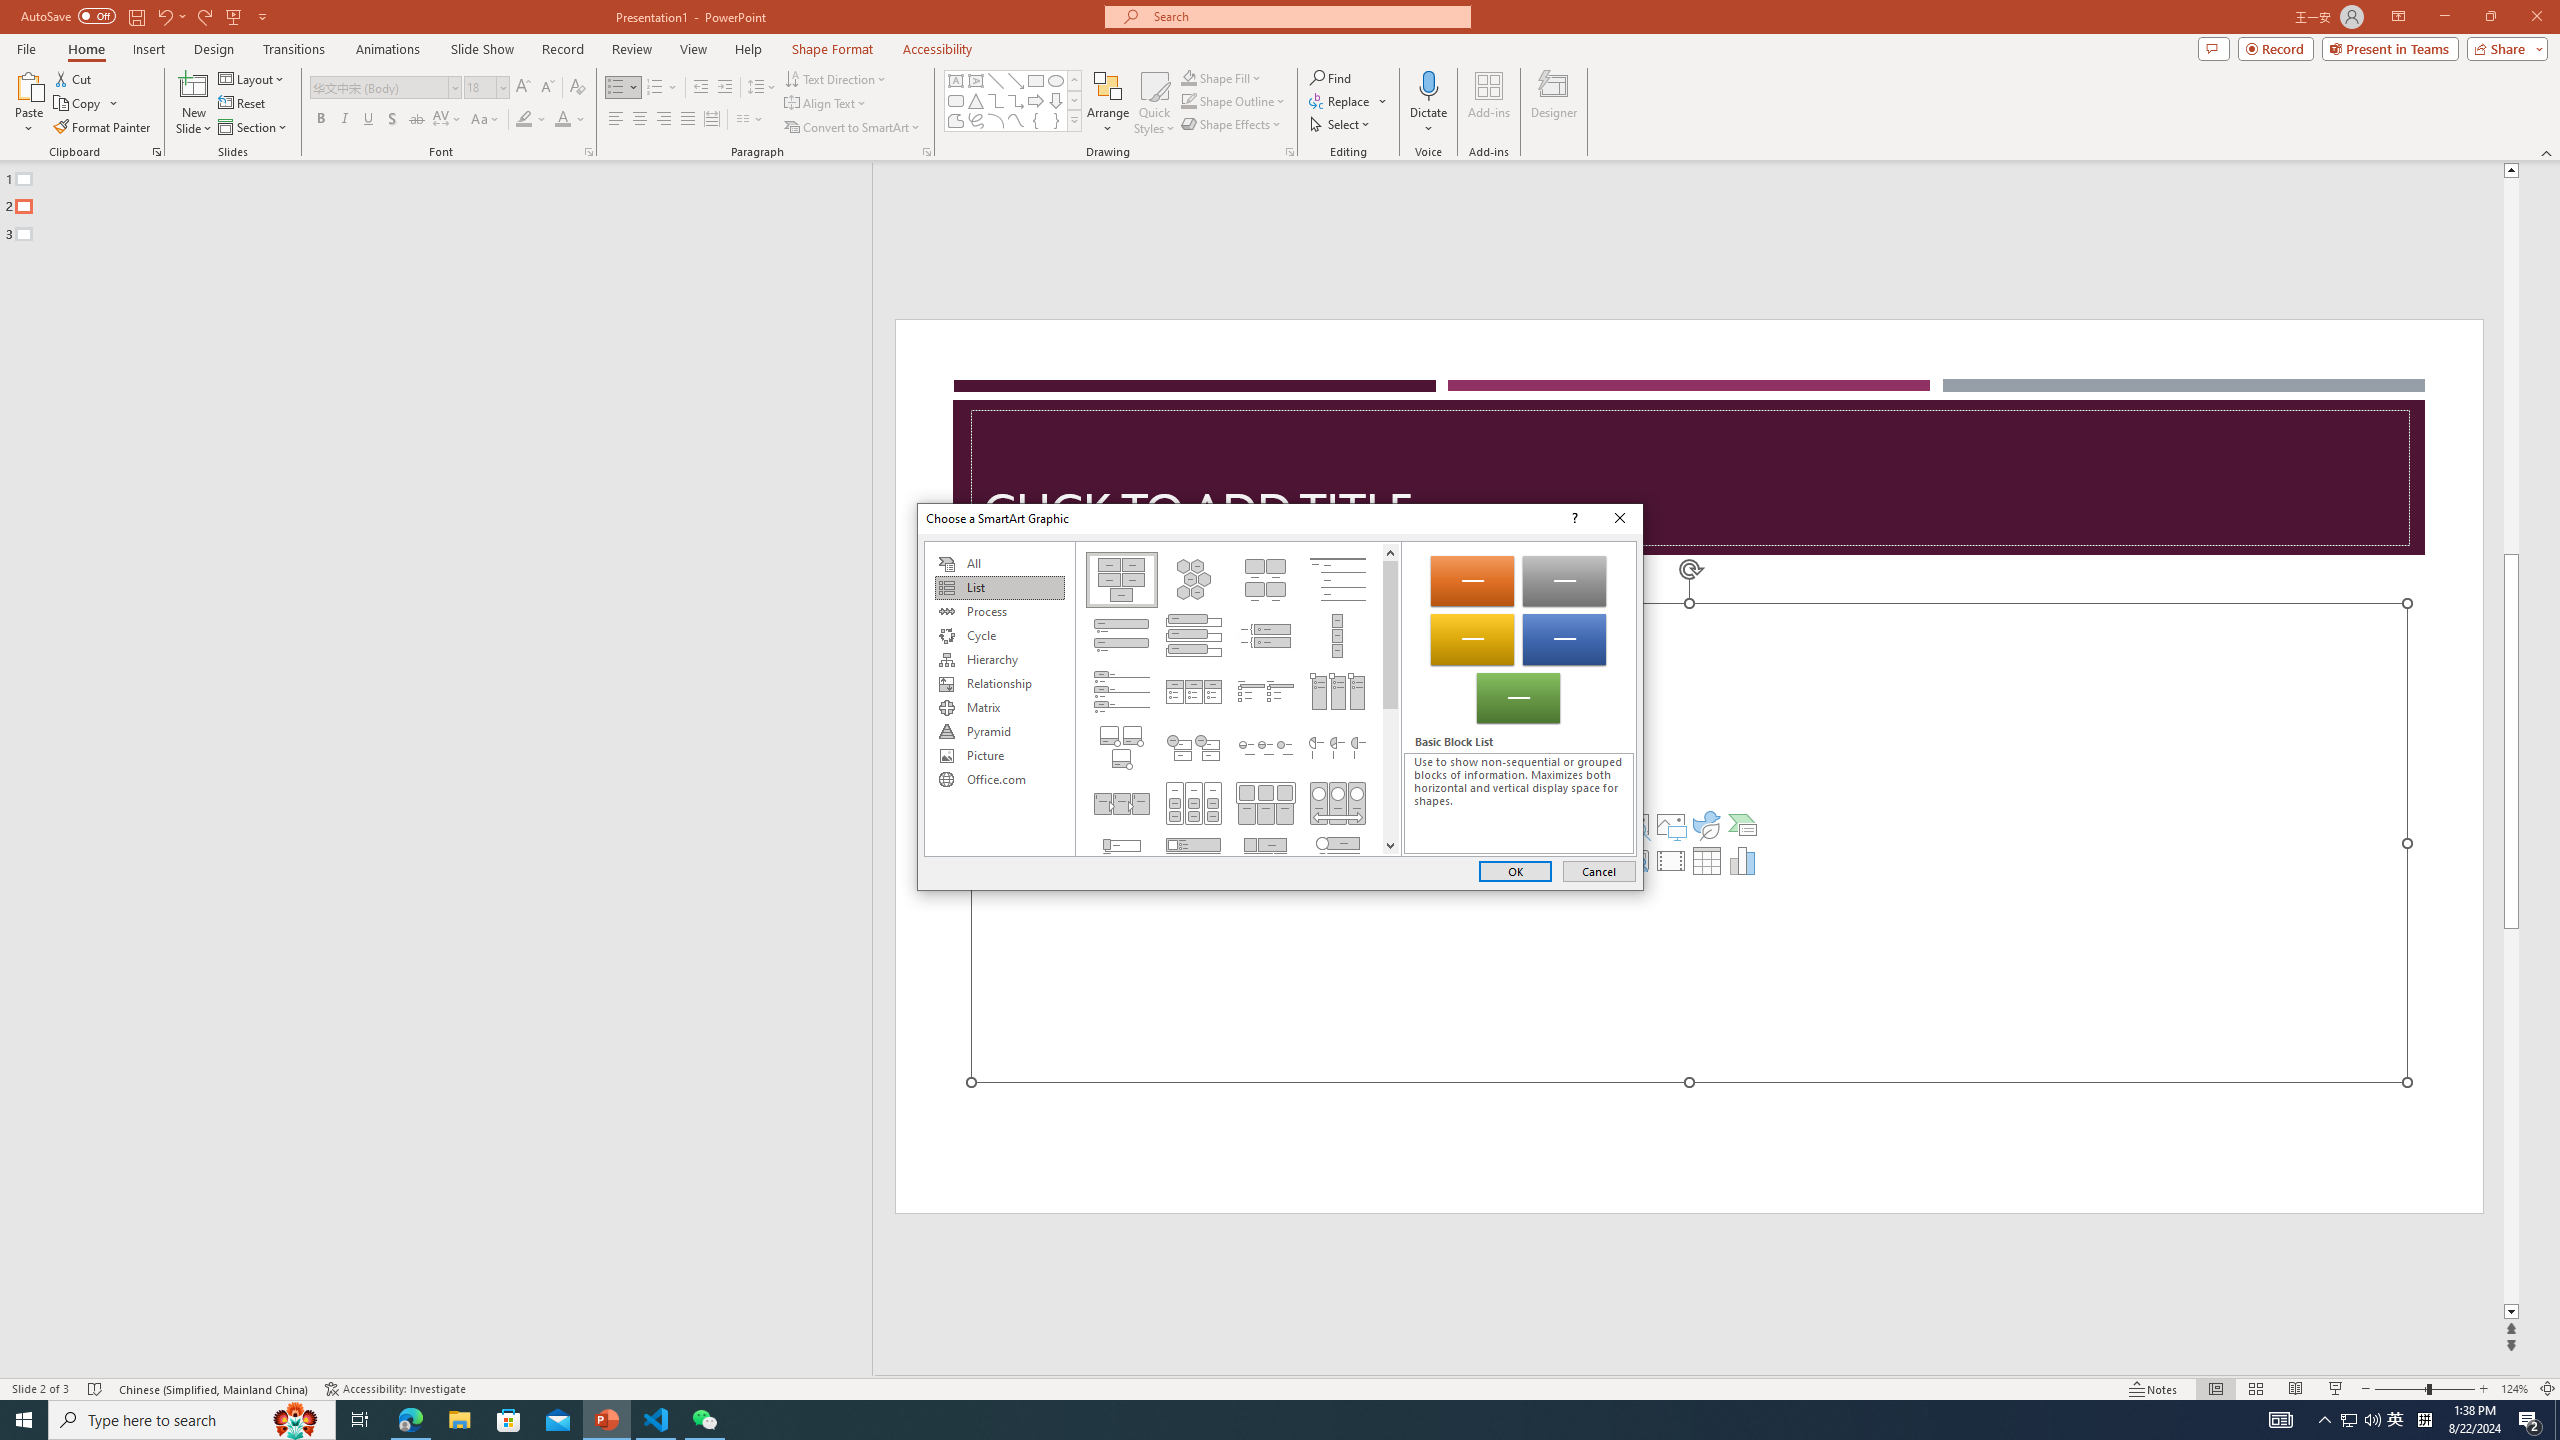 The image size is (2560, 1440). What do you see at coordinates (1191, 804) in the screenshot?
I see `'Grouped List'` at bounding box center [1191, 804].